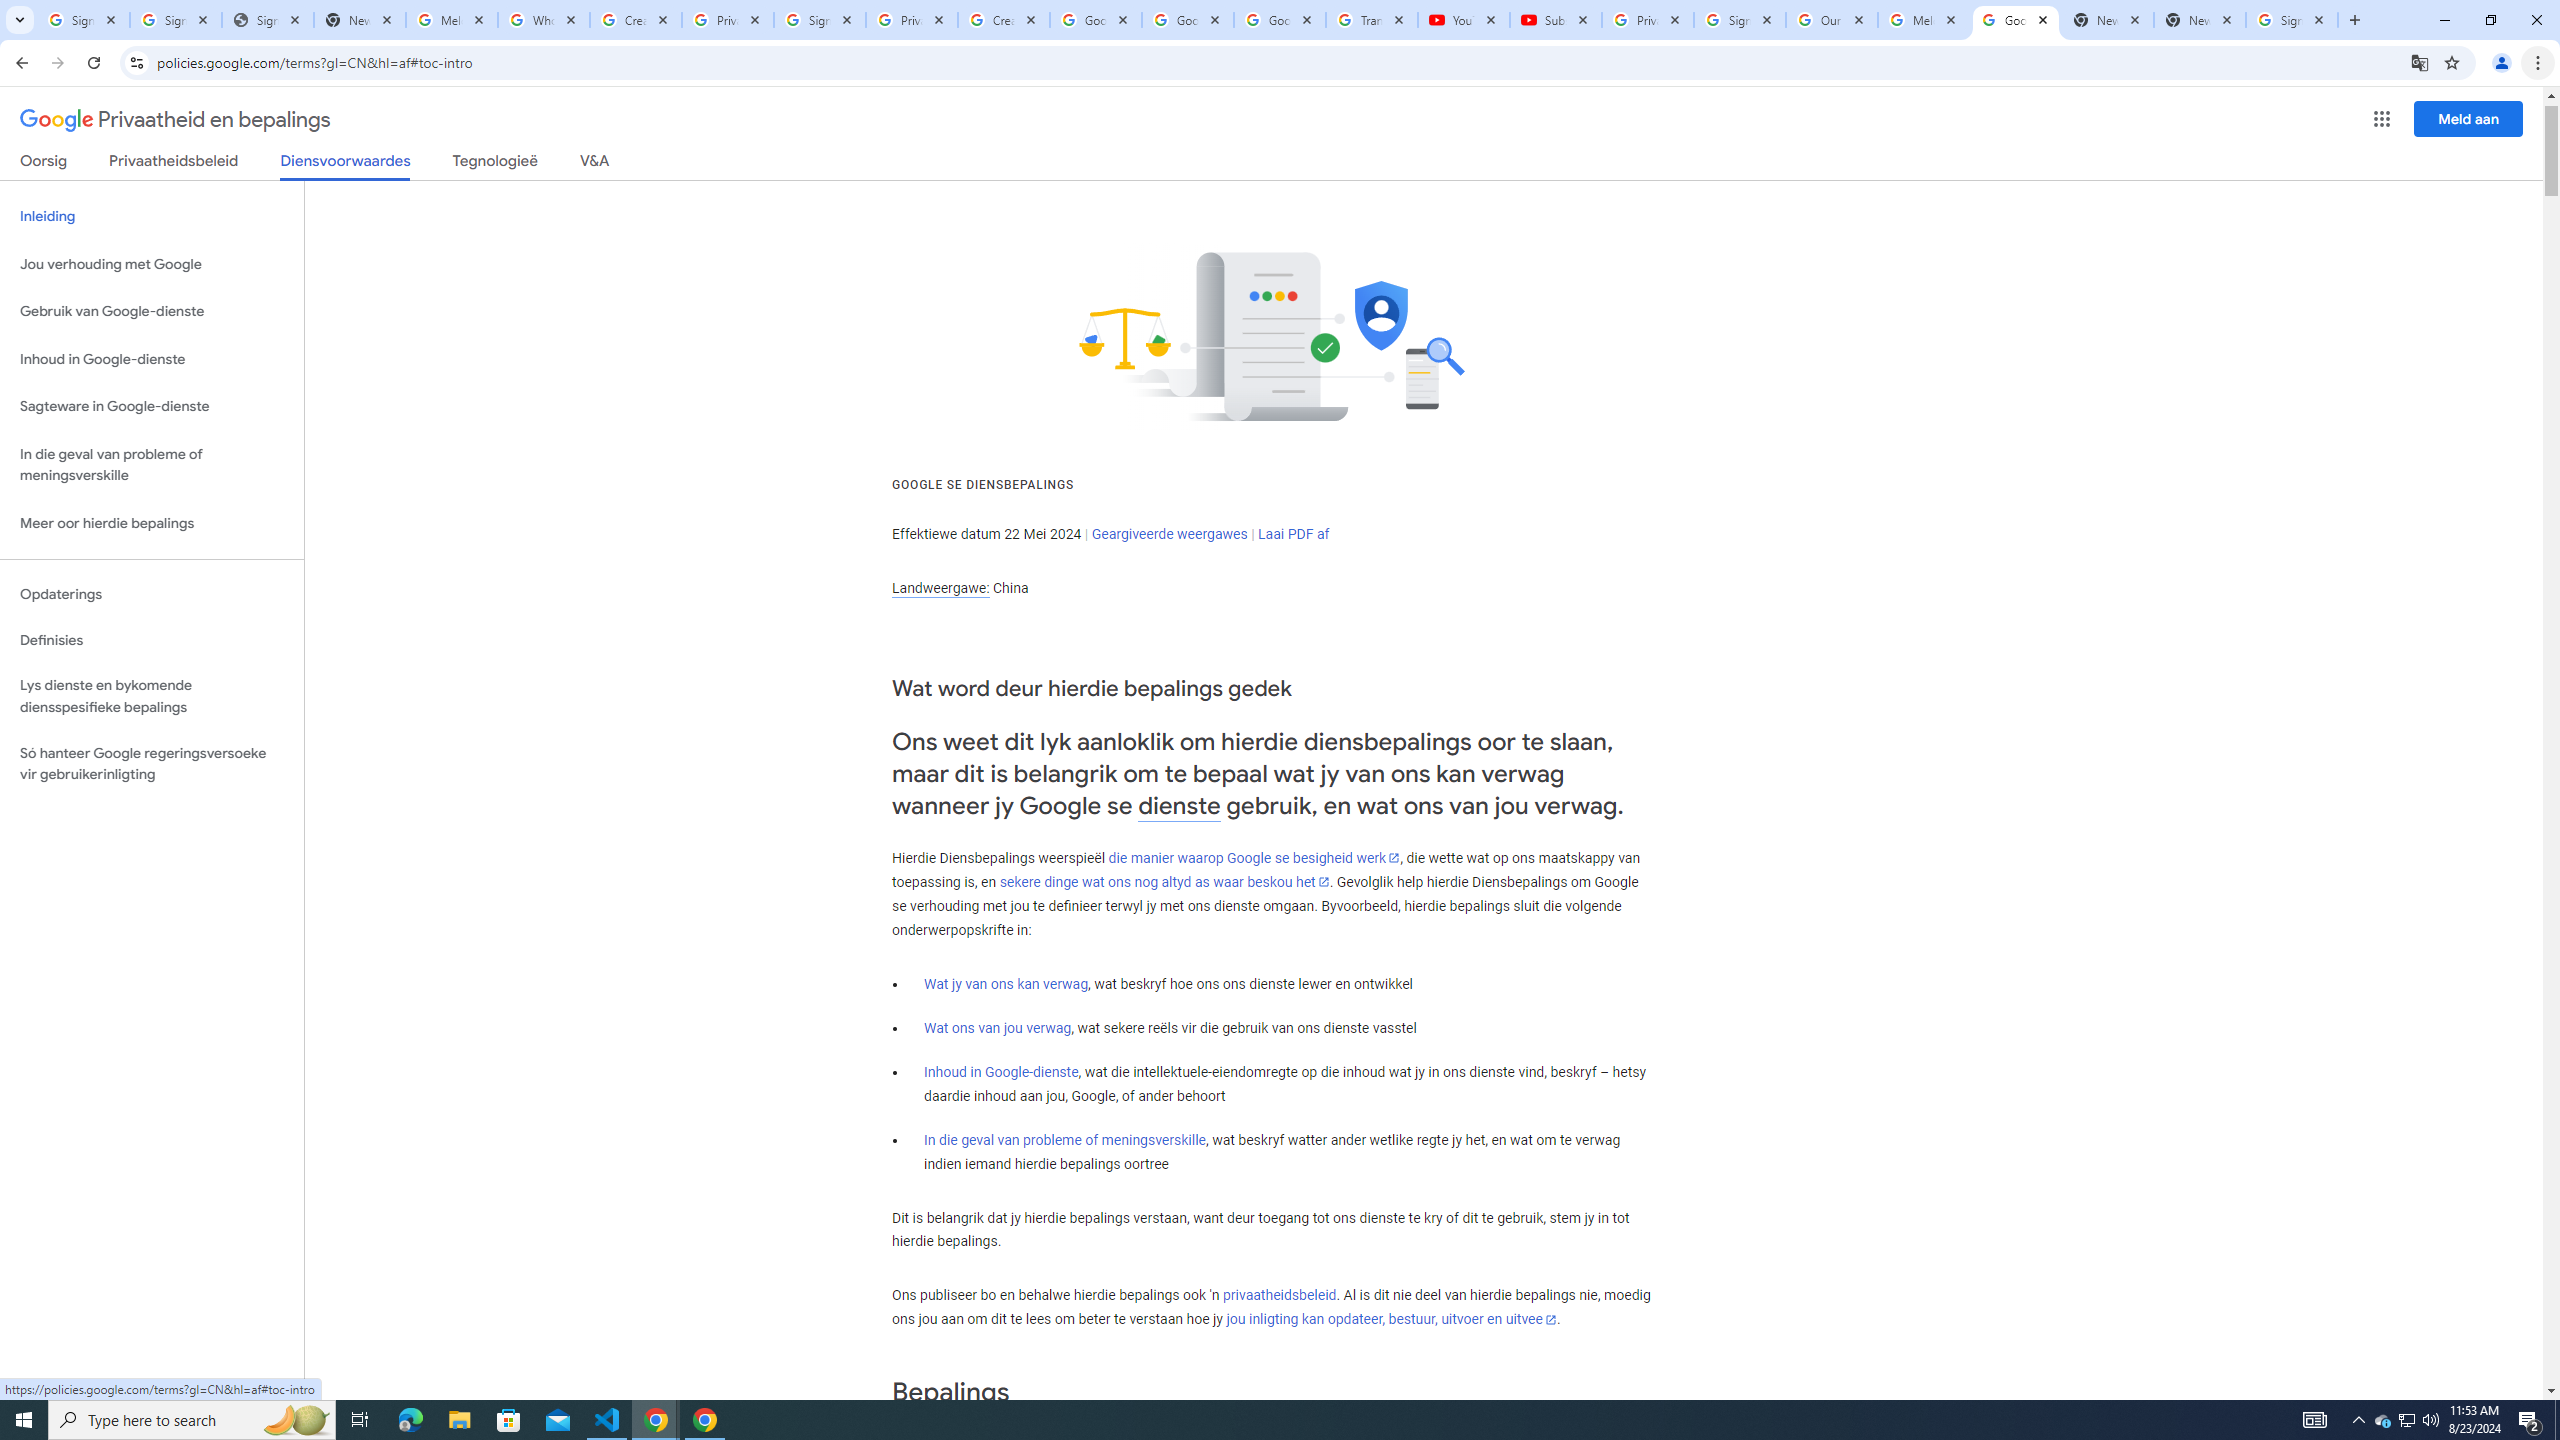 Image resolution: width=2560 pixels, height=1440 pixels. Describe the element at coordinates (2200, 19) in the screenshot. I see `'New Tab'` at that location.